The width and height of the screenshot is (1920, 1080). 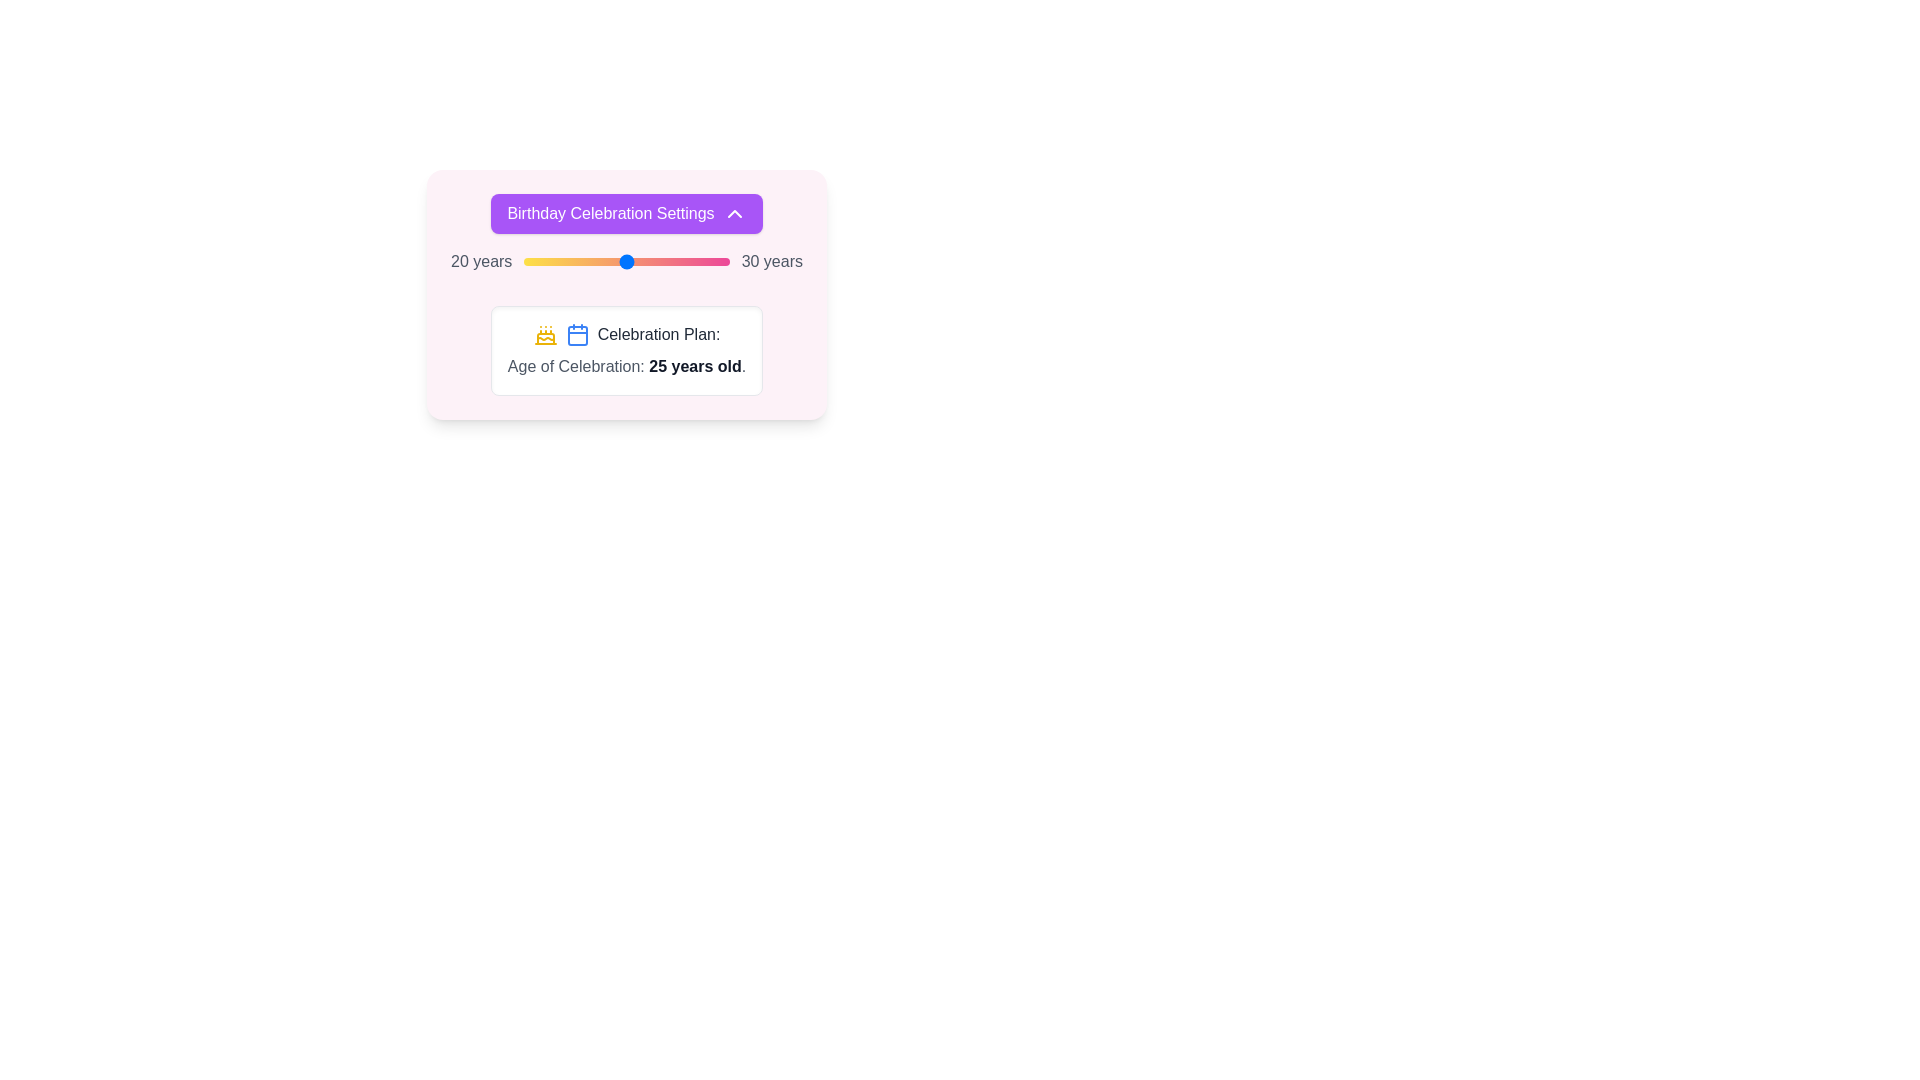 I want to click on the slider to set the celebration age to 21 years, so click(x=544, y=261).